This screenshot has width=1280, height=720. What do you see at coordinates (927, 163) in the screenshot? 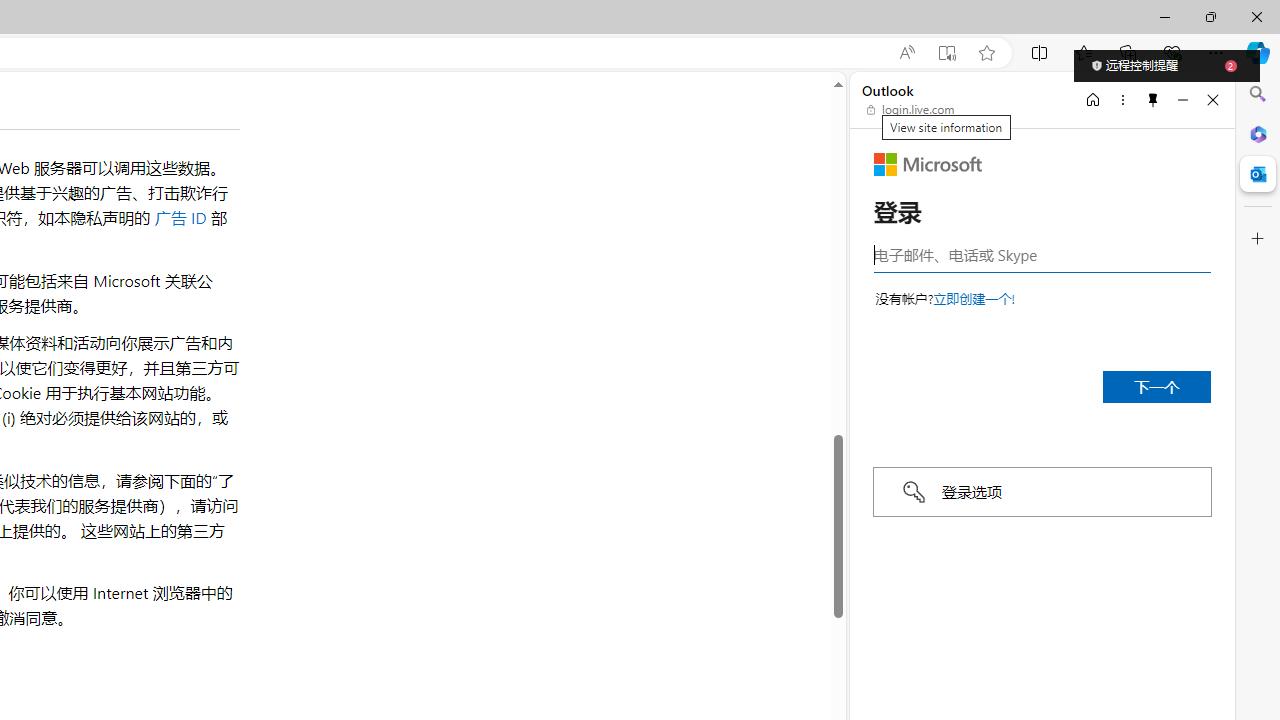
I see `'Microsoft'` at bounding box center [927, 163].